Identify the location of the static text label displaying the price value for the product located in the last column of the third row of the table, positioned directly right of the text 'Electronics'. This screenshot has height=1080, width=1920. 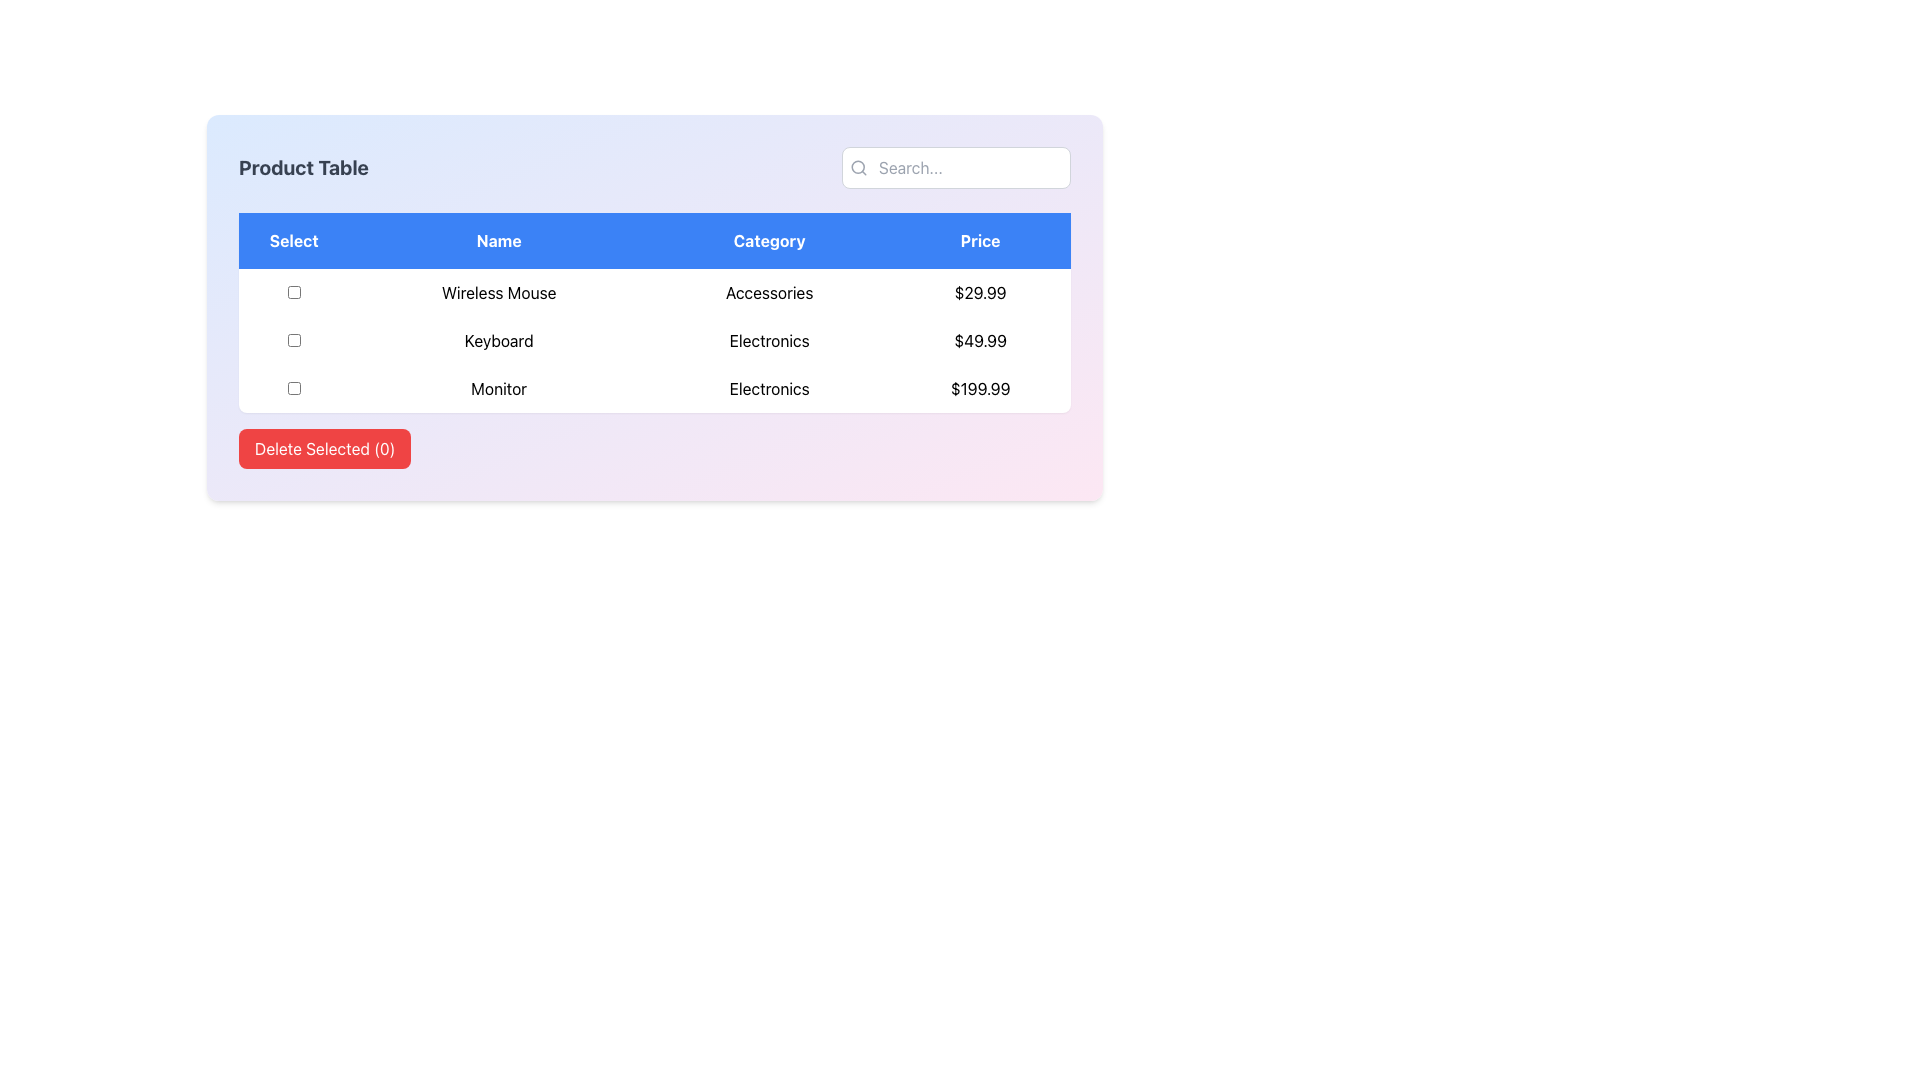
(980, 389).